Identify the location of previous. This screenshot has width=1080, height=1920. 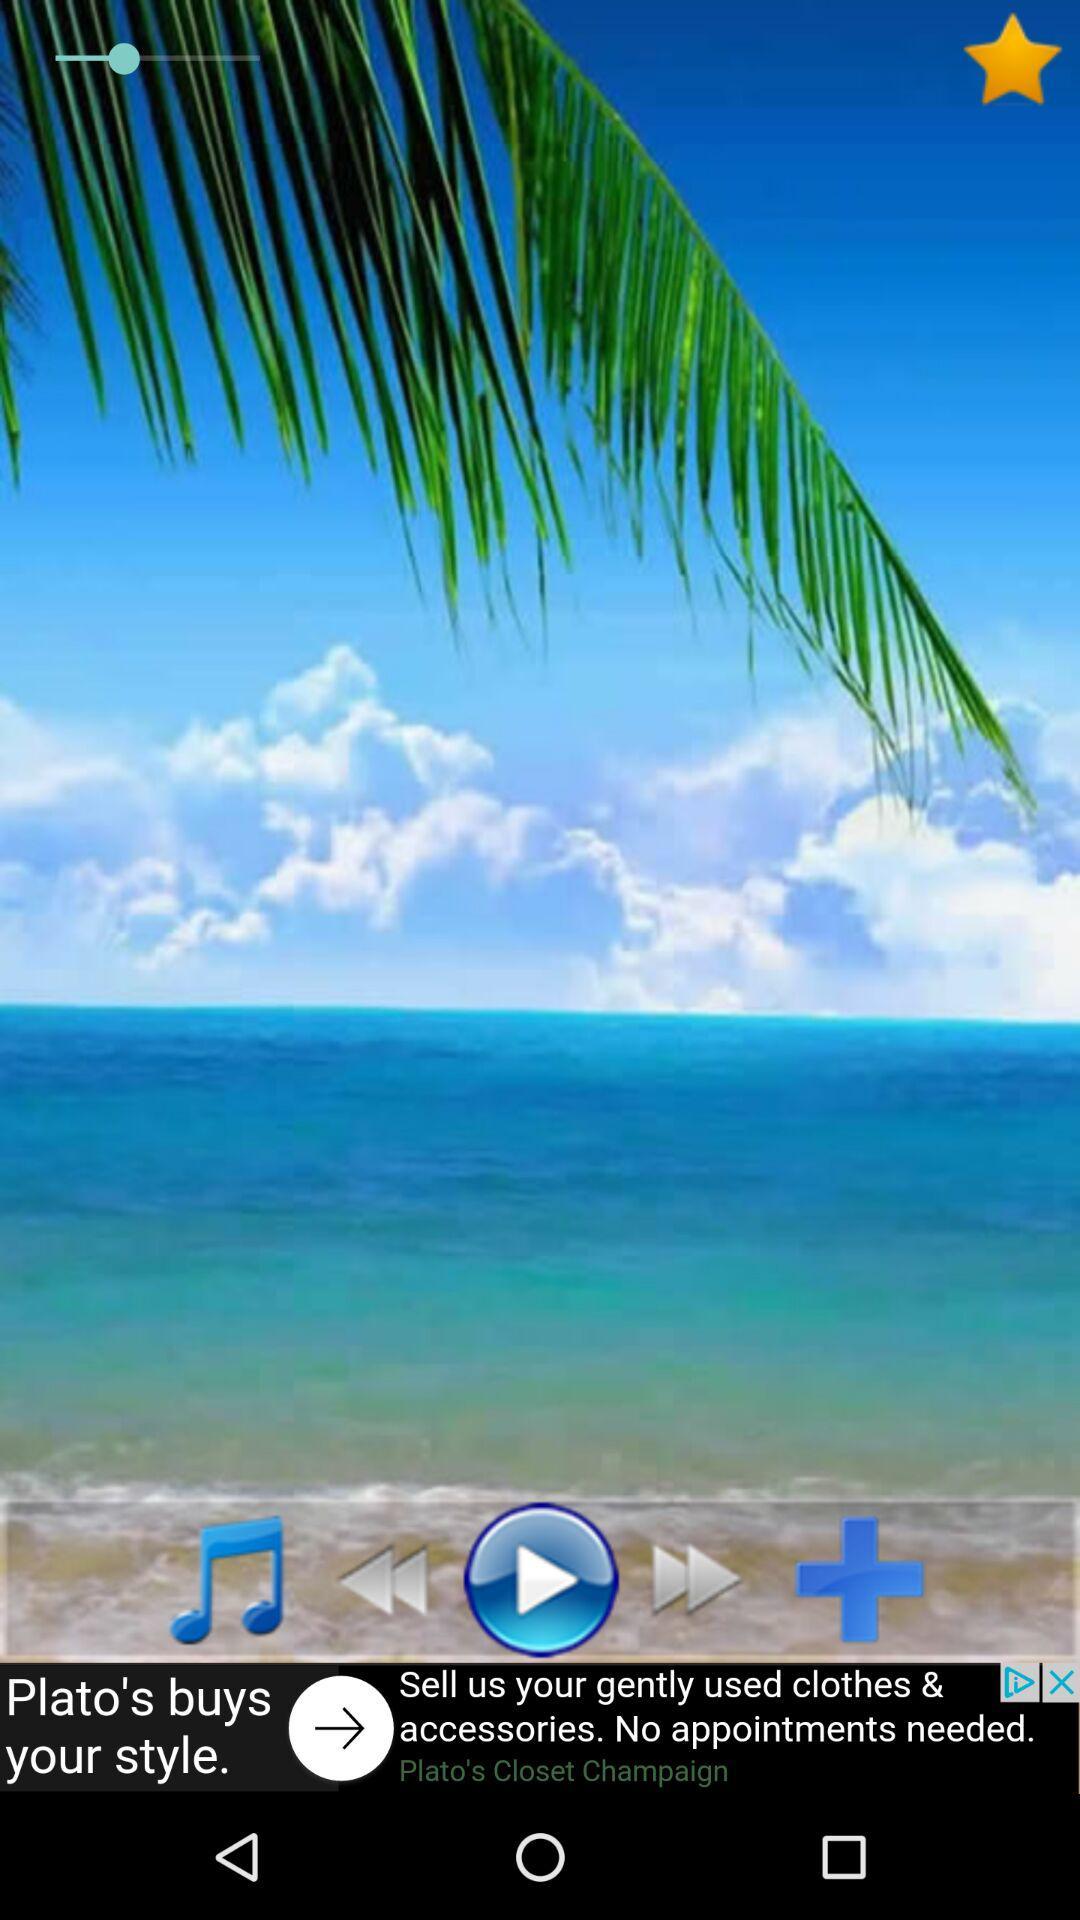
(707, 1577).